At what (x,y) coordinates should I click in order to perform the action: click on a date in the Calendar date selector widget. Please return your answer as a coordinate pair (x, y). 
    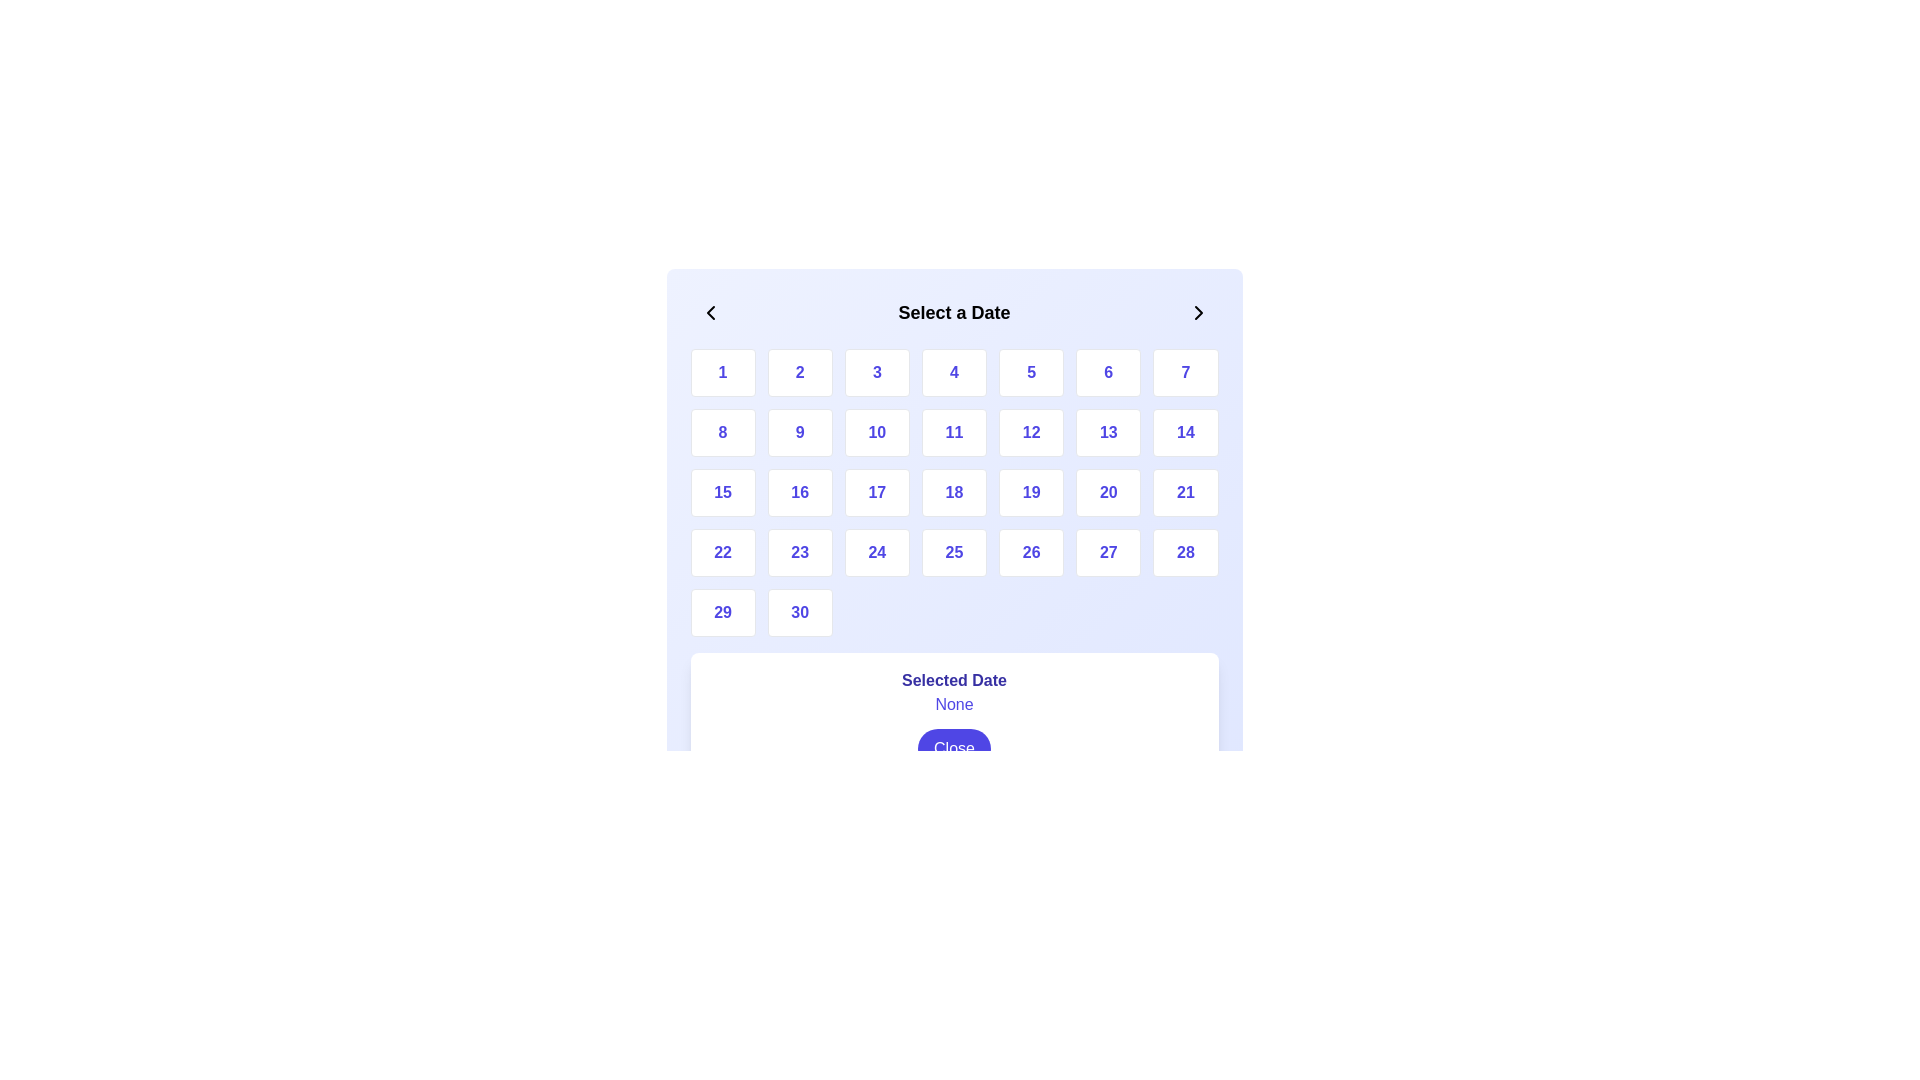
    Looking at the image, I should click on (953, 538).